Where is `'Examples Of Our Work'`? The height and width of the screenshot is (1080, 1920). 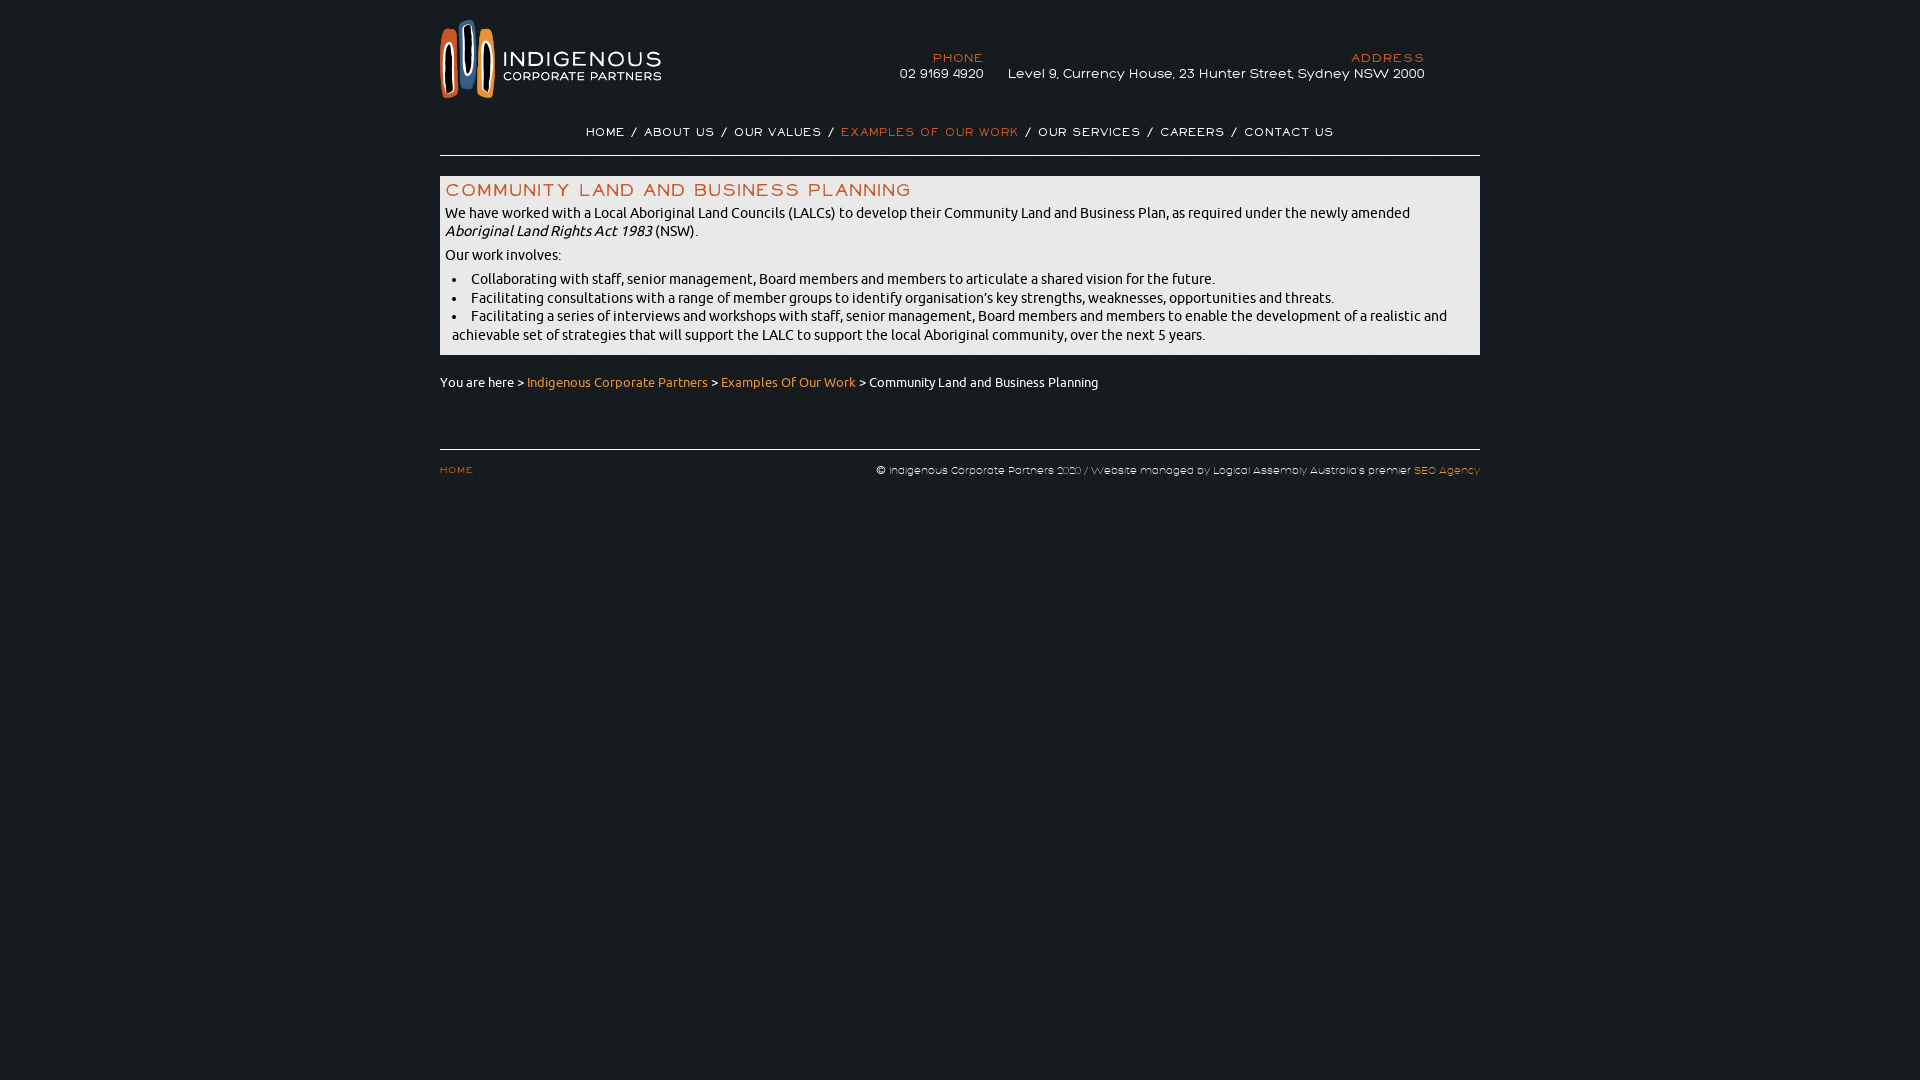 'Examples Of Our Work' is located at coordinates (787, 381).